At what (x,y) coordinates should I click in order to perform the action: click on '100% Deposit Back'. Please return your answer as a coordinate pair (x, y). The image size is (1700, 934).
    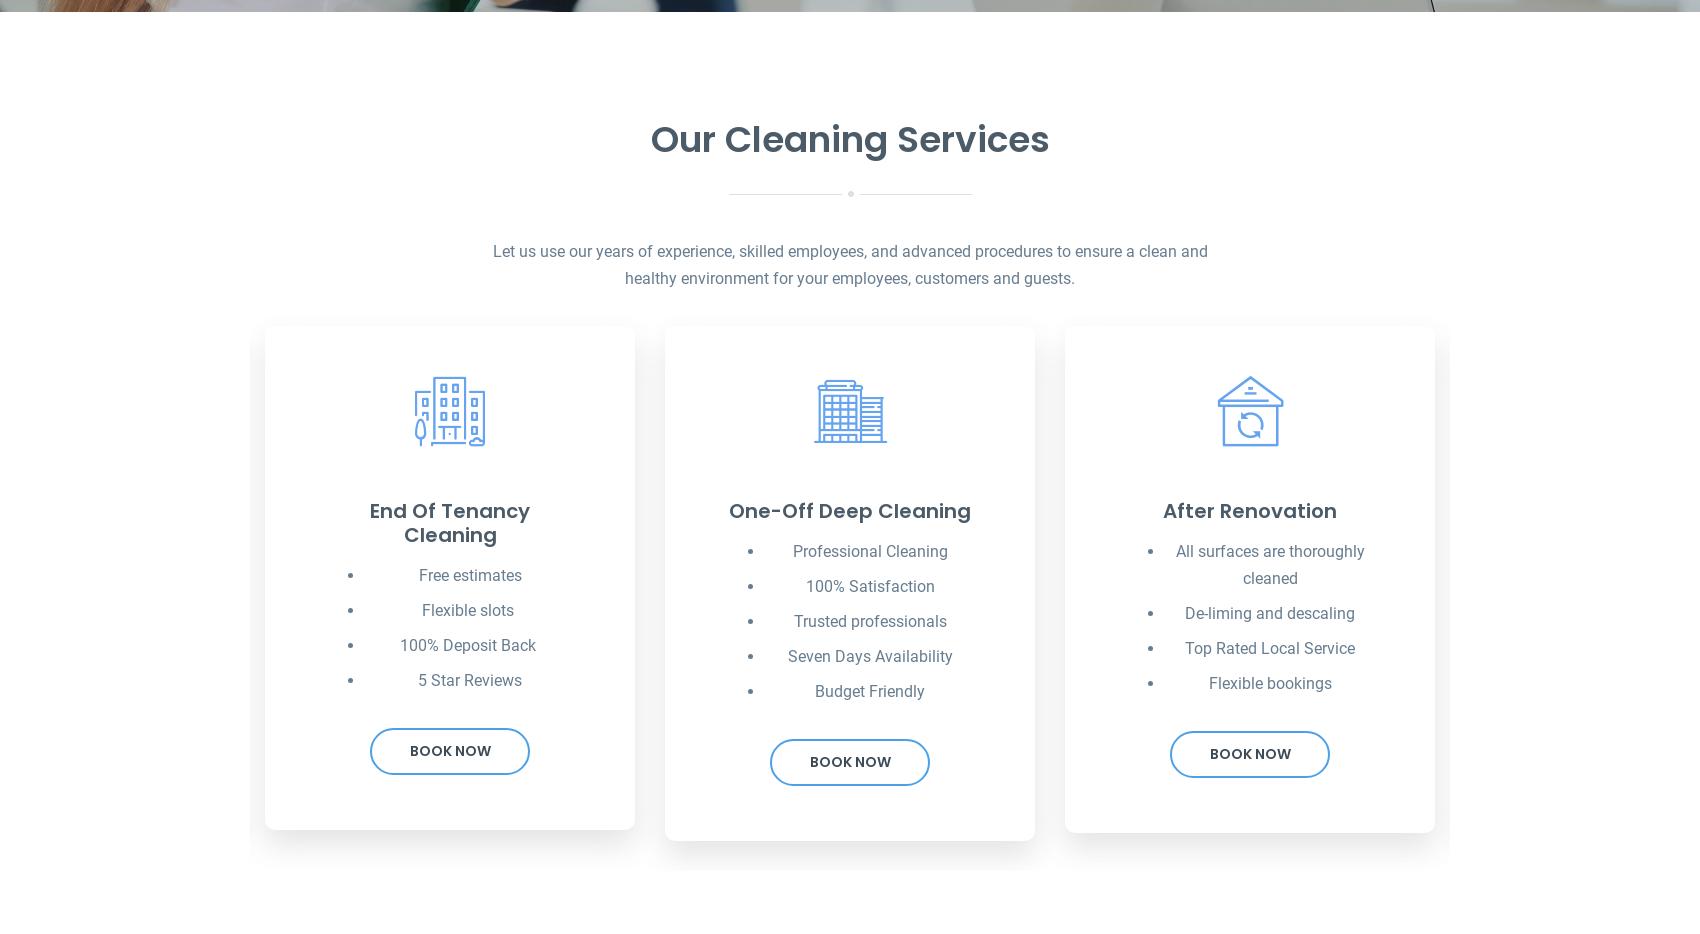
    Looking at the image, I should click on (399, 645).